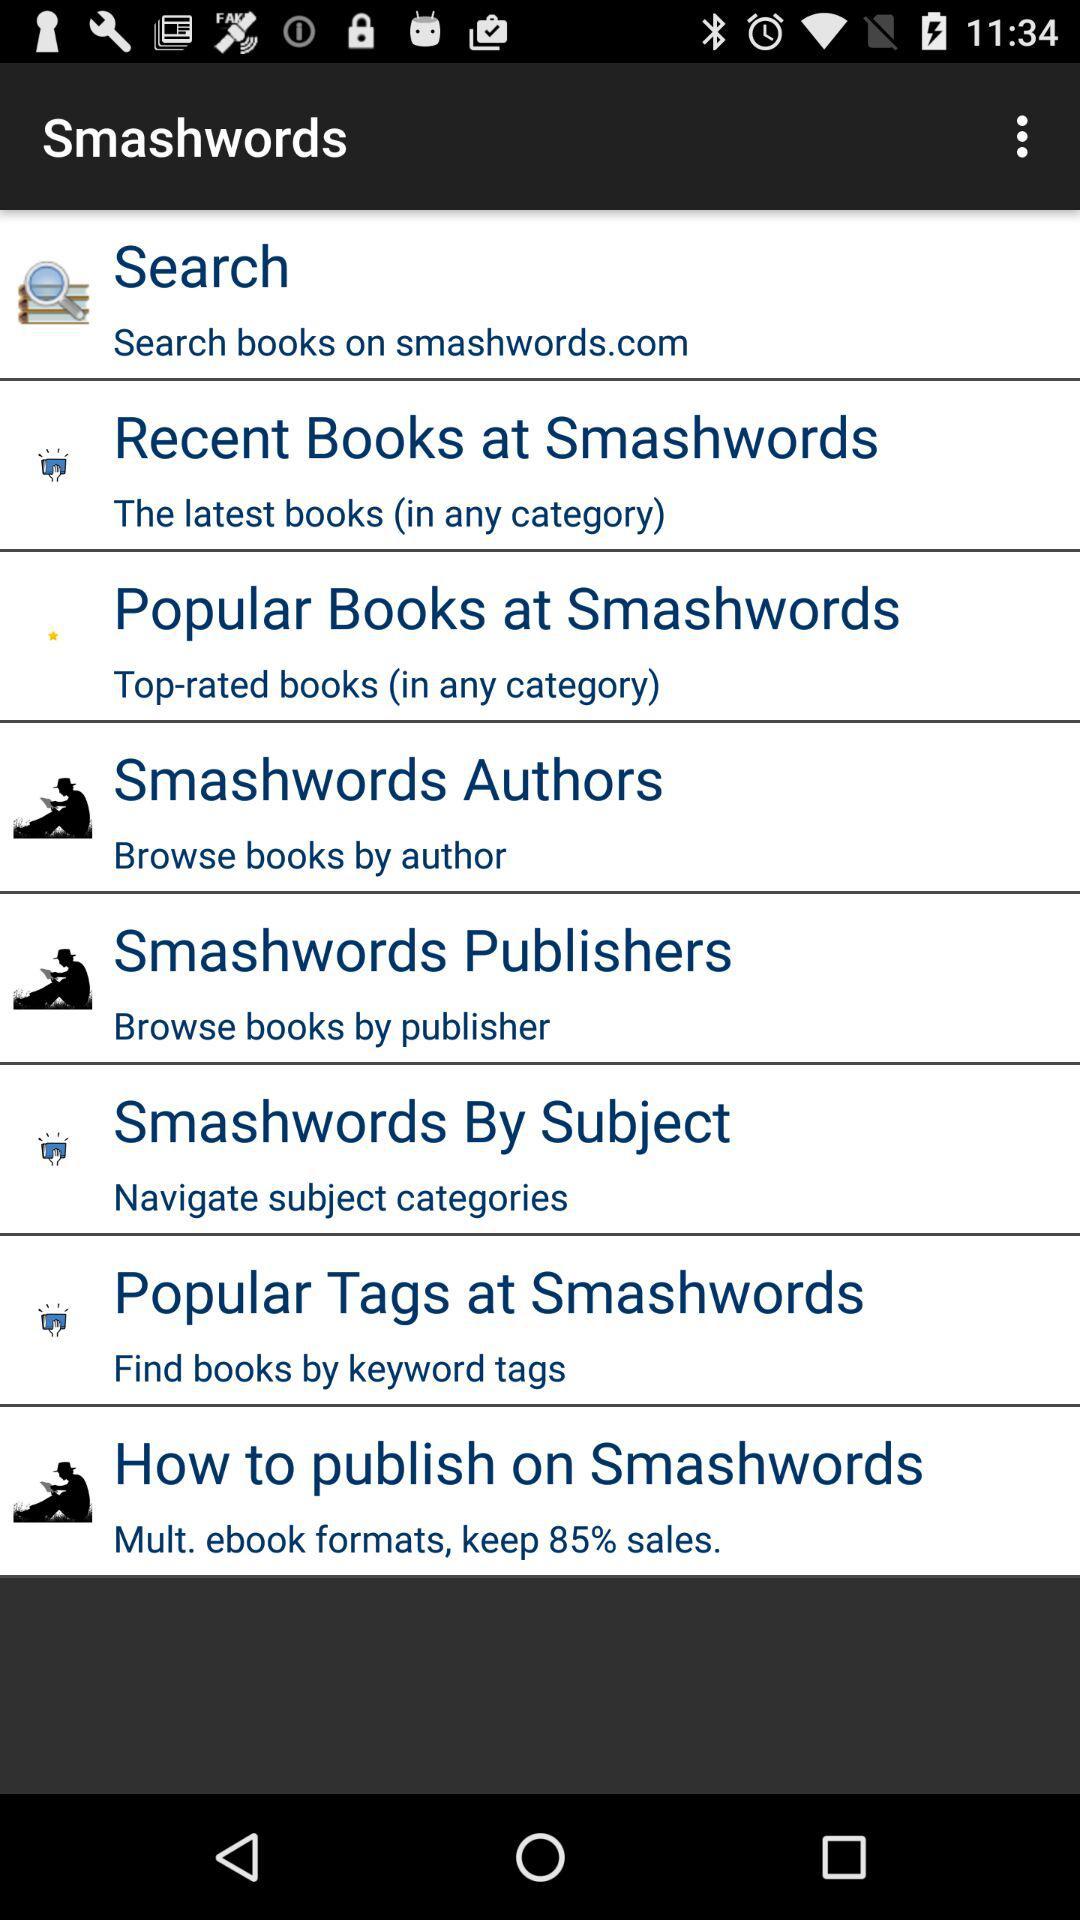 The height and width of the screenshot is (1920, 1080). Describe the element at coordinates (421, 1118) in the screenshot. I see `smashwords by subject icon` at that location.